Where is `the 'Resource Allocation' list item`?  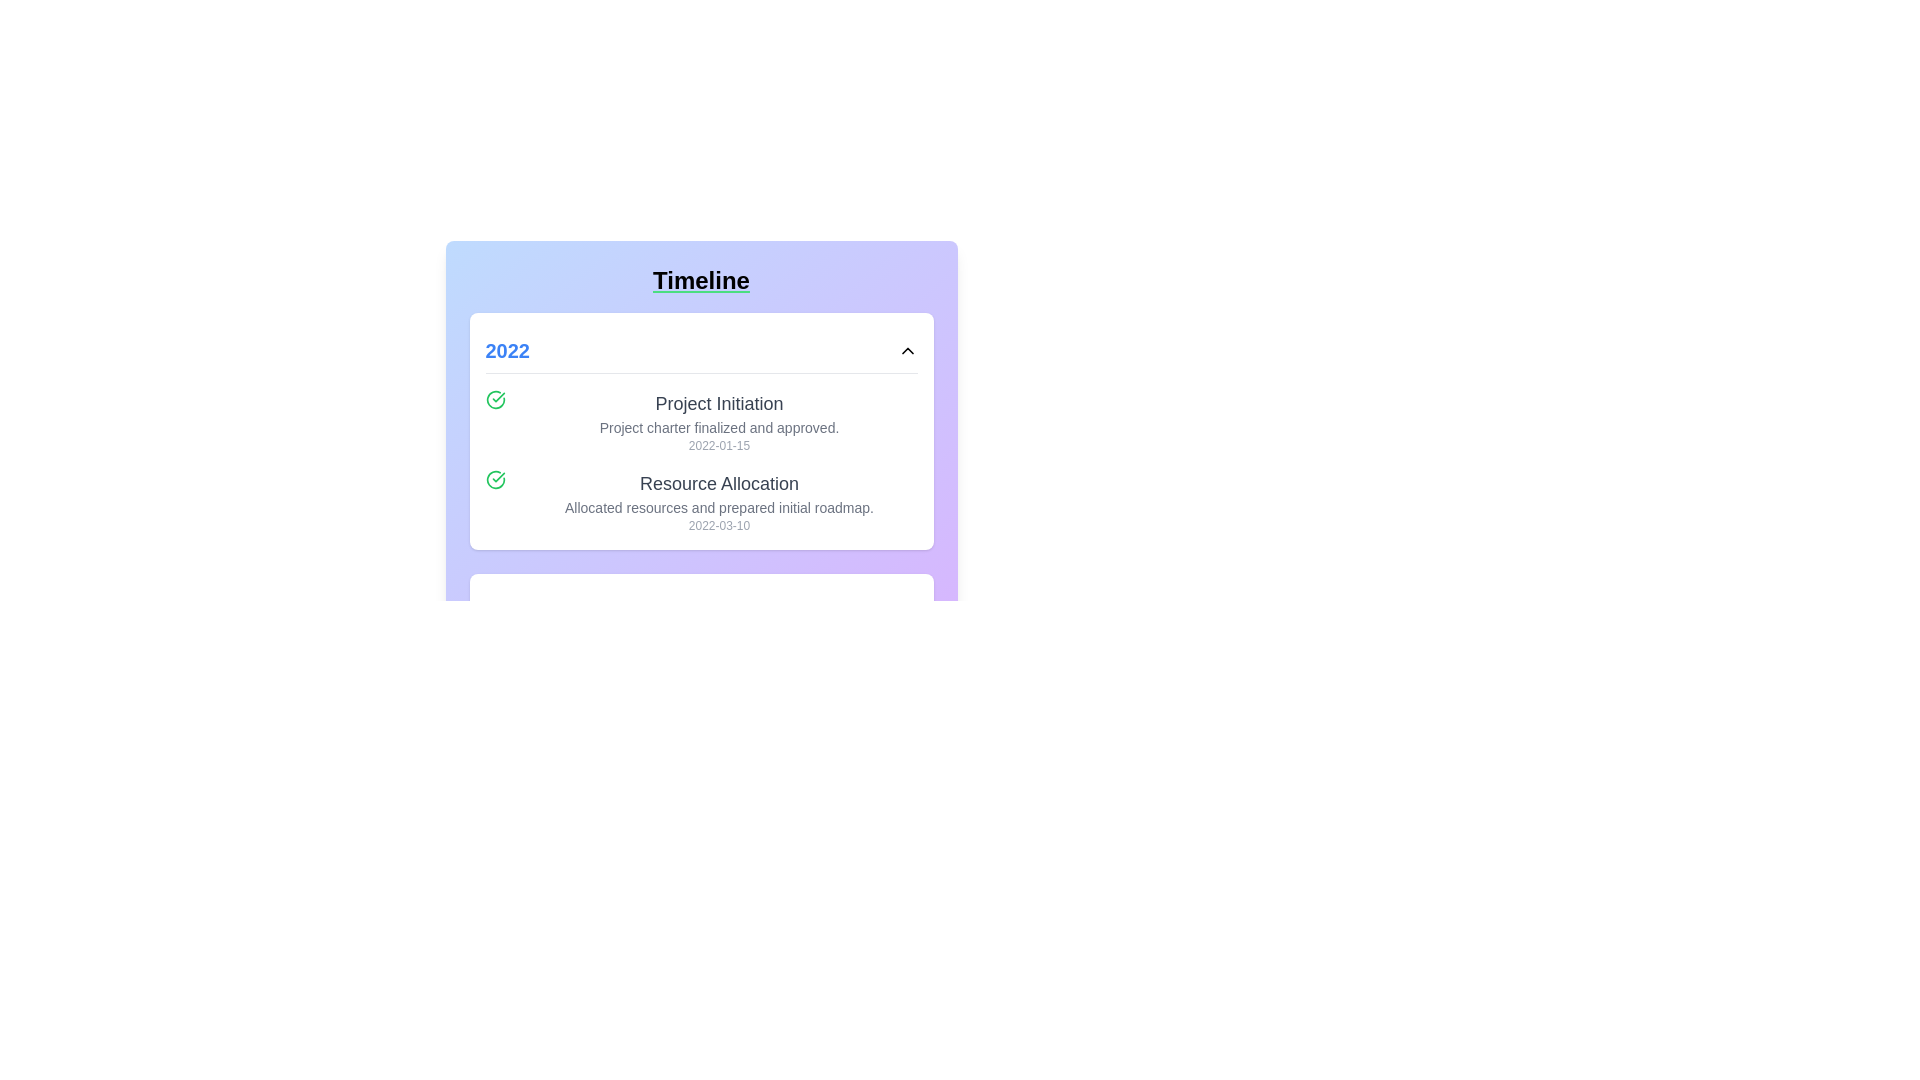
the 'Resource Allocation' list item is located at coordinates (701, 500).